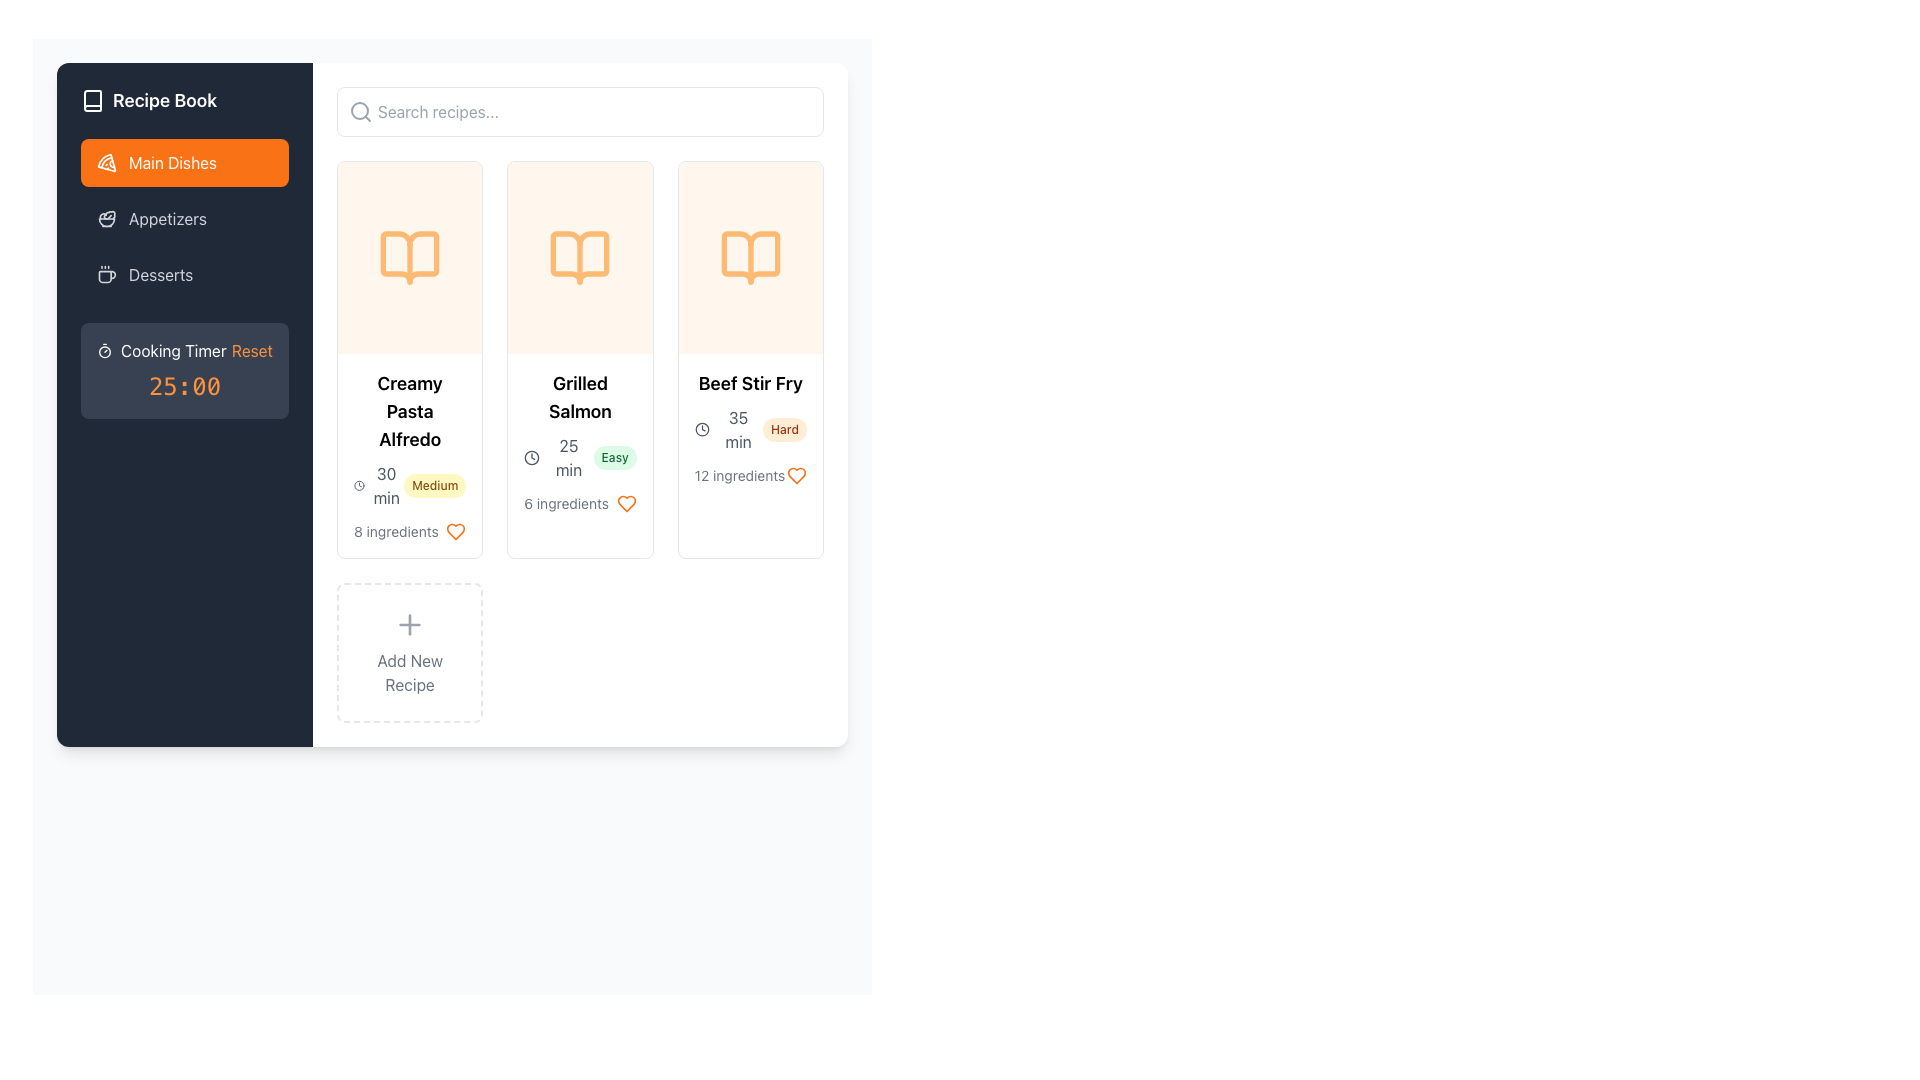 The height and width of the screenshot is (1080, 1920). What do you see at coordinates (185, 100) in the screenshot?
I see `the 'Recipe Book' label with icon, which features bold white text and a book icon on a dark background, located at the top of the sidebar` at bounding box center [185, 100].